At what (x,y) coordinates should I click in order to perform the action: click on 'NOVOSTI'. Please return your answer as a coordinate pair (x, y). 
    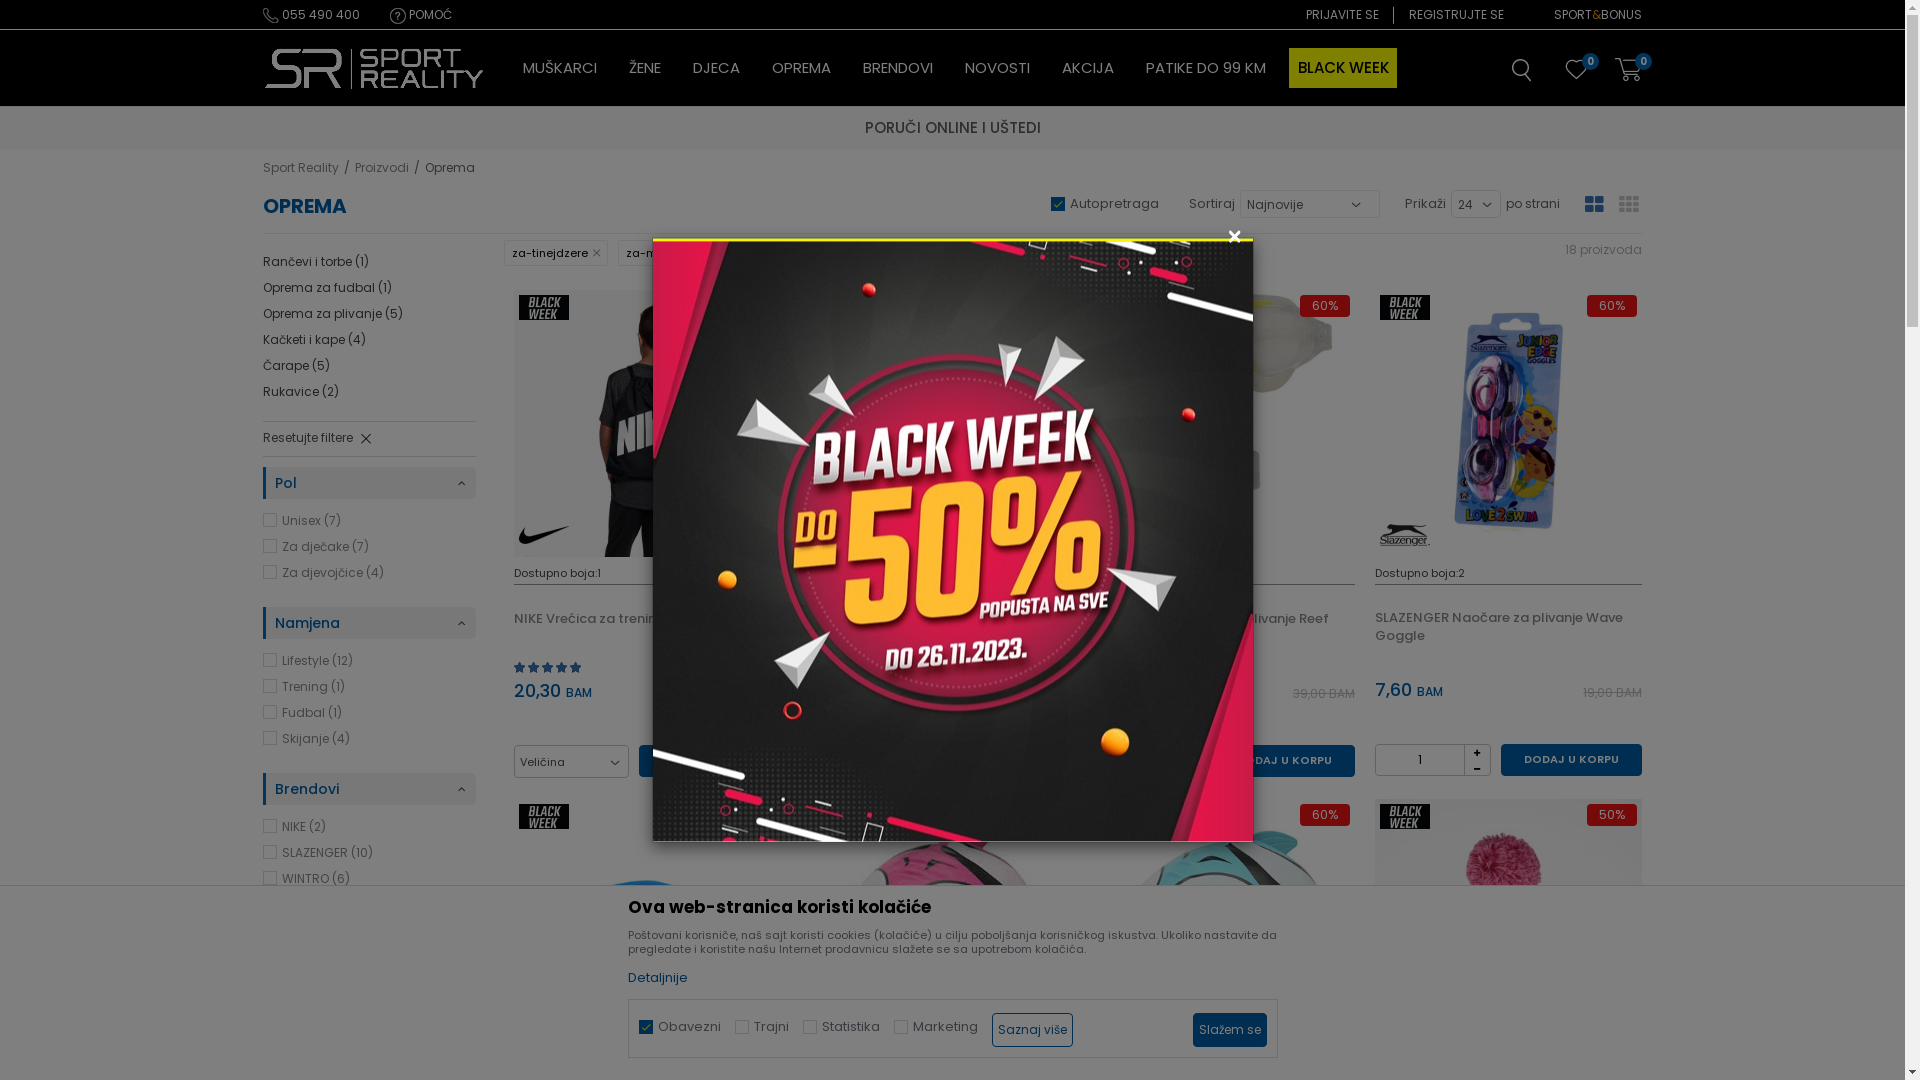
    Looking at the image, I should click on (996, 67).